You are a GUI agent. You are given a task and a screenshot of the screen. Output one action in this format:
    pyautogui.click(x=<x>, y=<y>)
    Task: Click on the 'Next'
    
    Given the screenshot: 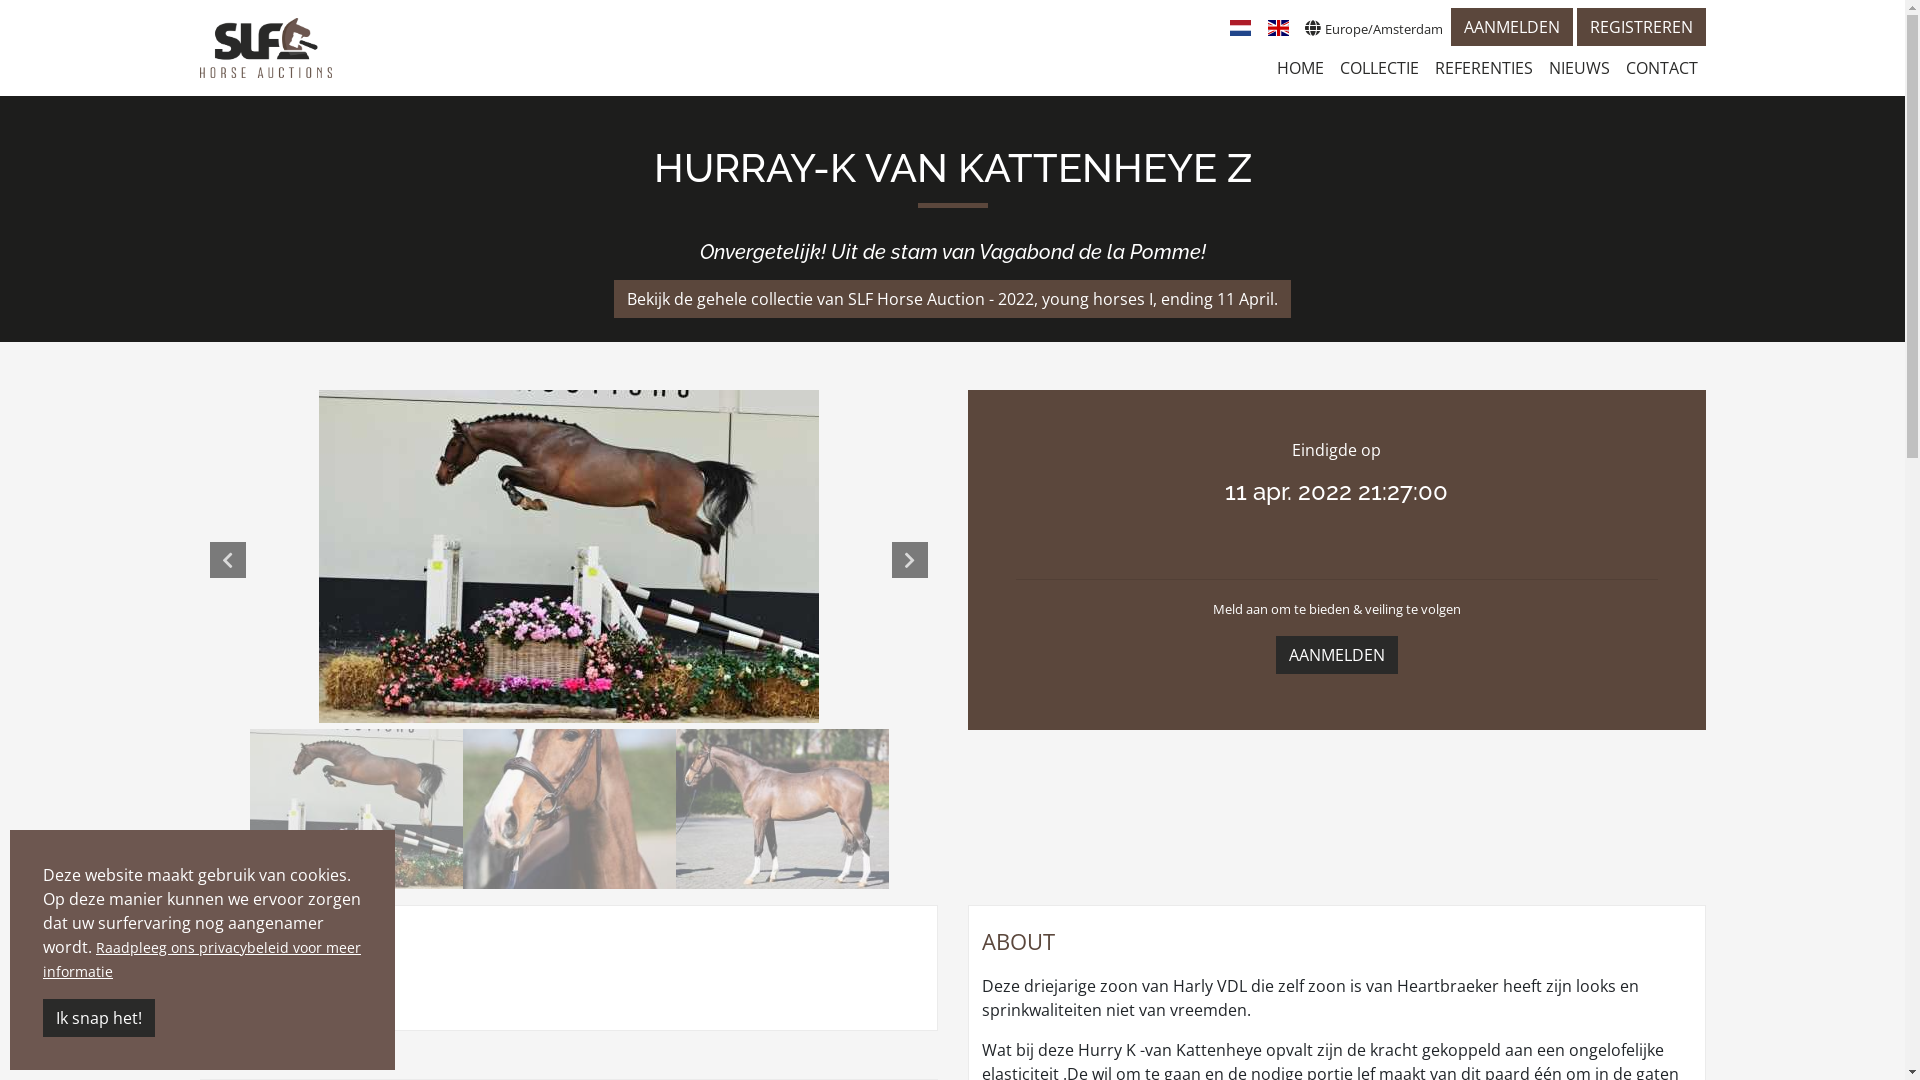 What is the action you would take?
    pyautogui.click(x=909, y=559)
    